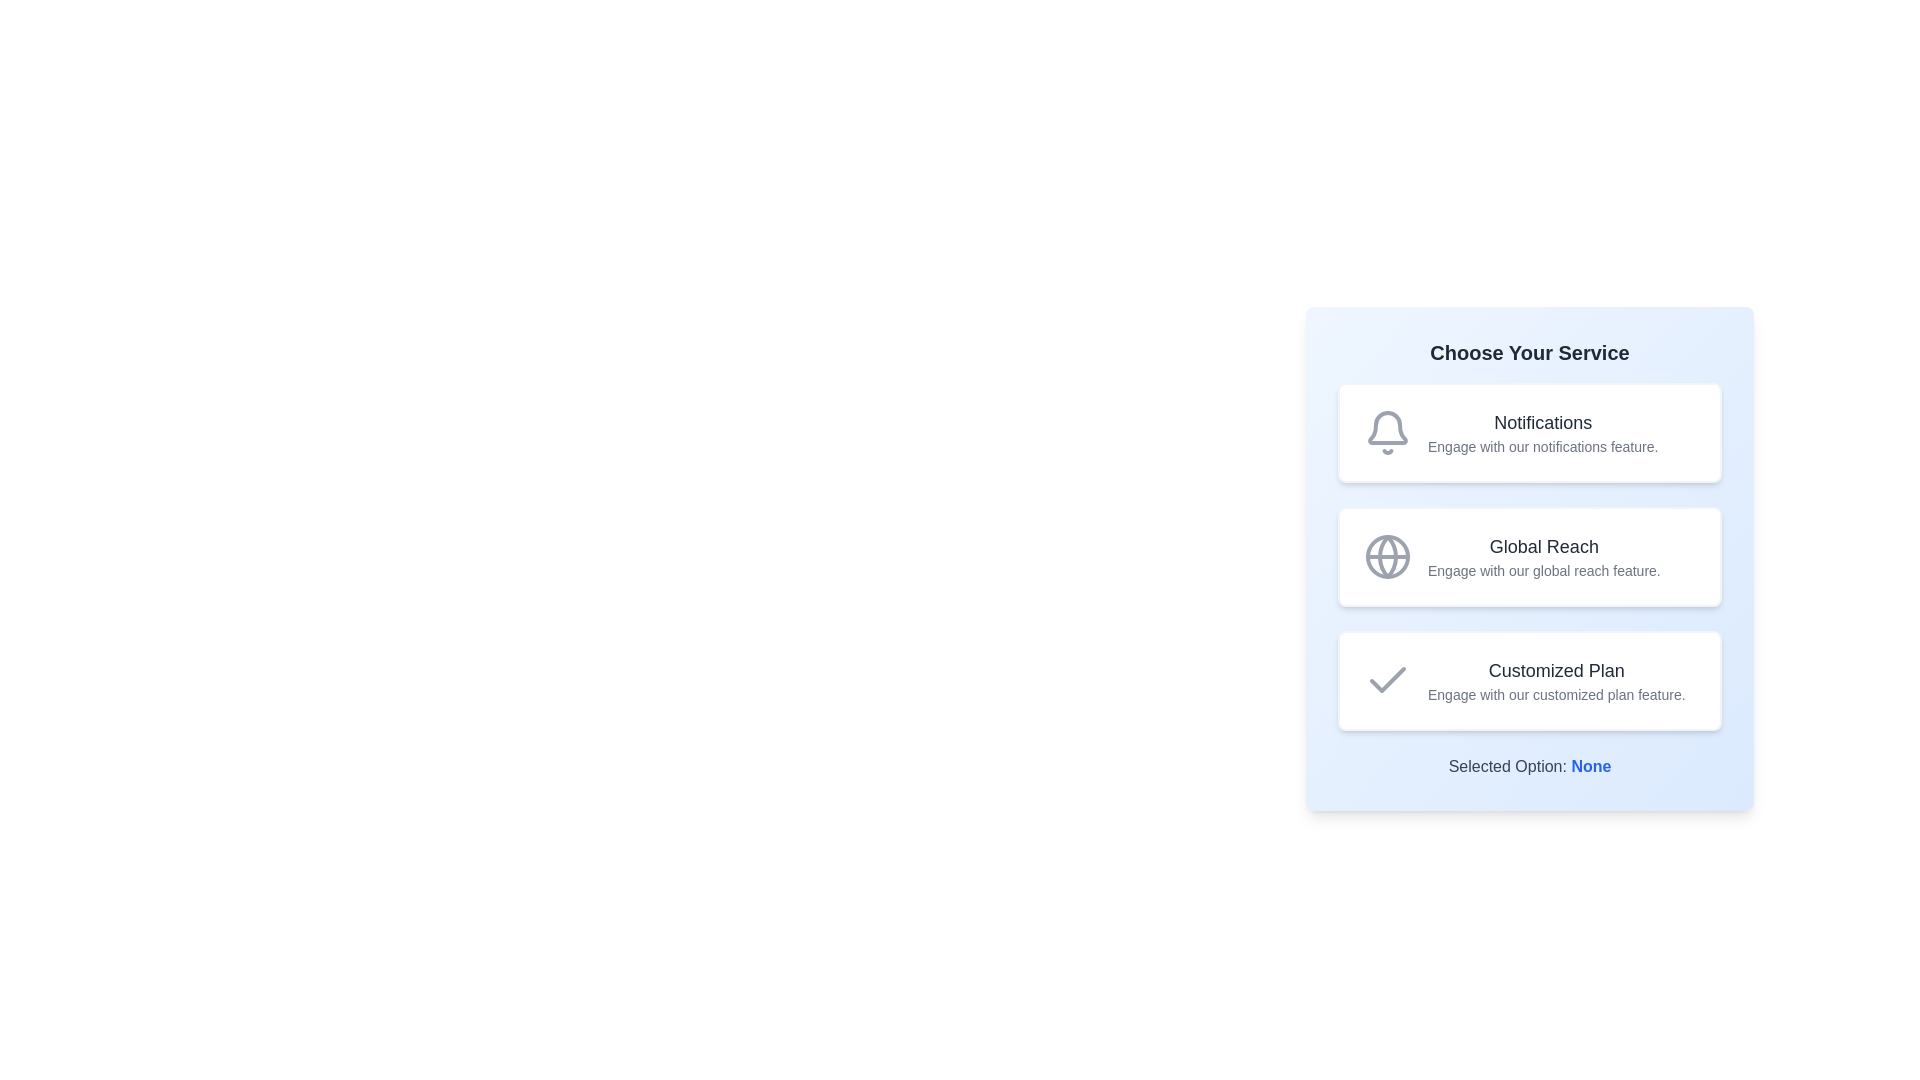 The image size is (1920, 1080). I want to click on the static text label that reads 'Engage with our notifications feature.', which is positioned below the 'Notifications' heading, so click(1542, 446).